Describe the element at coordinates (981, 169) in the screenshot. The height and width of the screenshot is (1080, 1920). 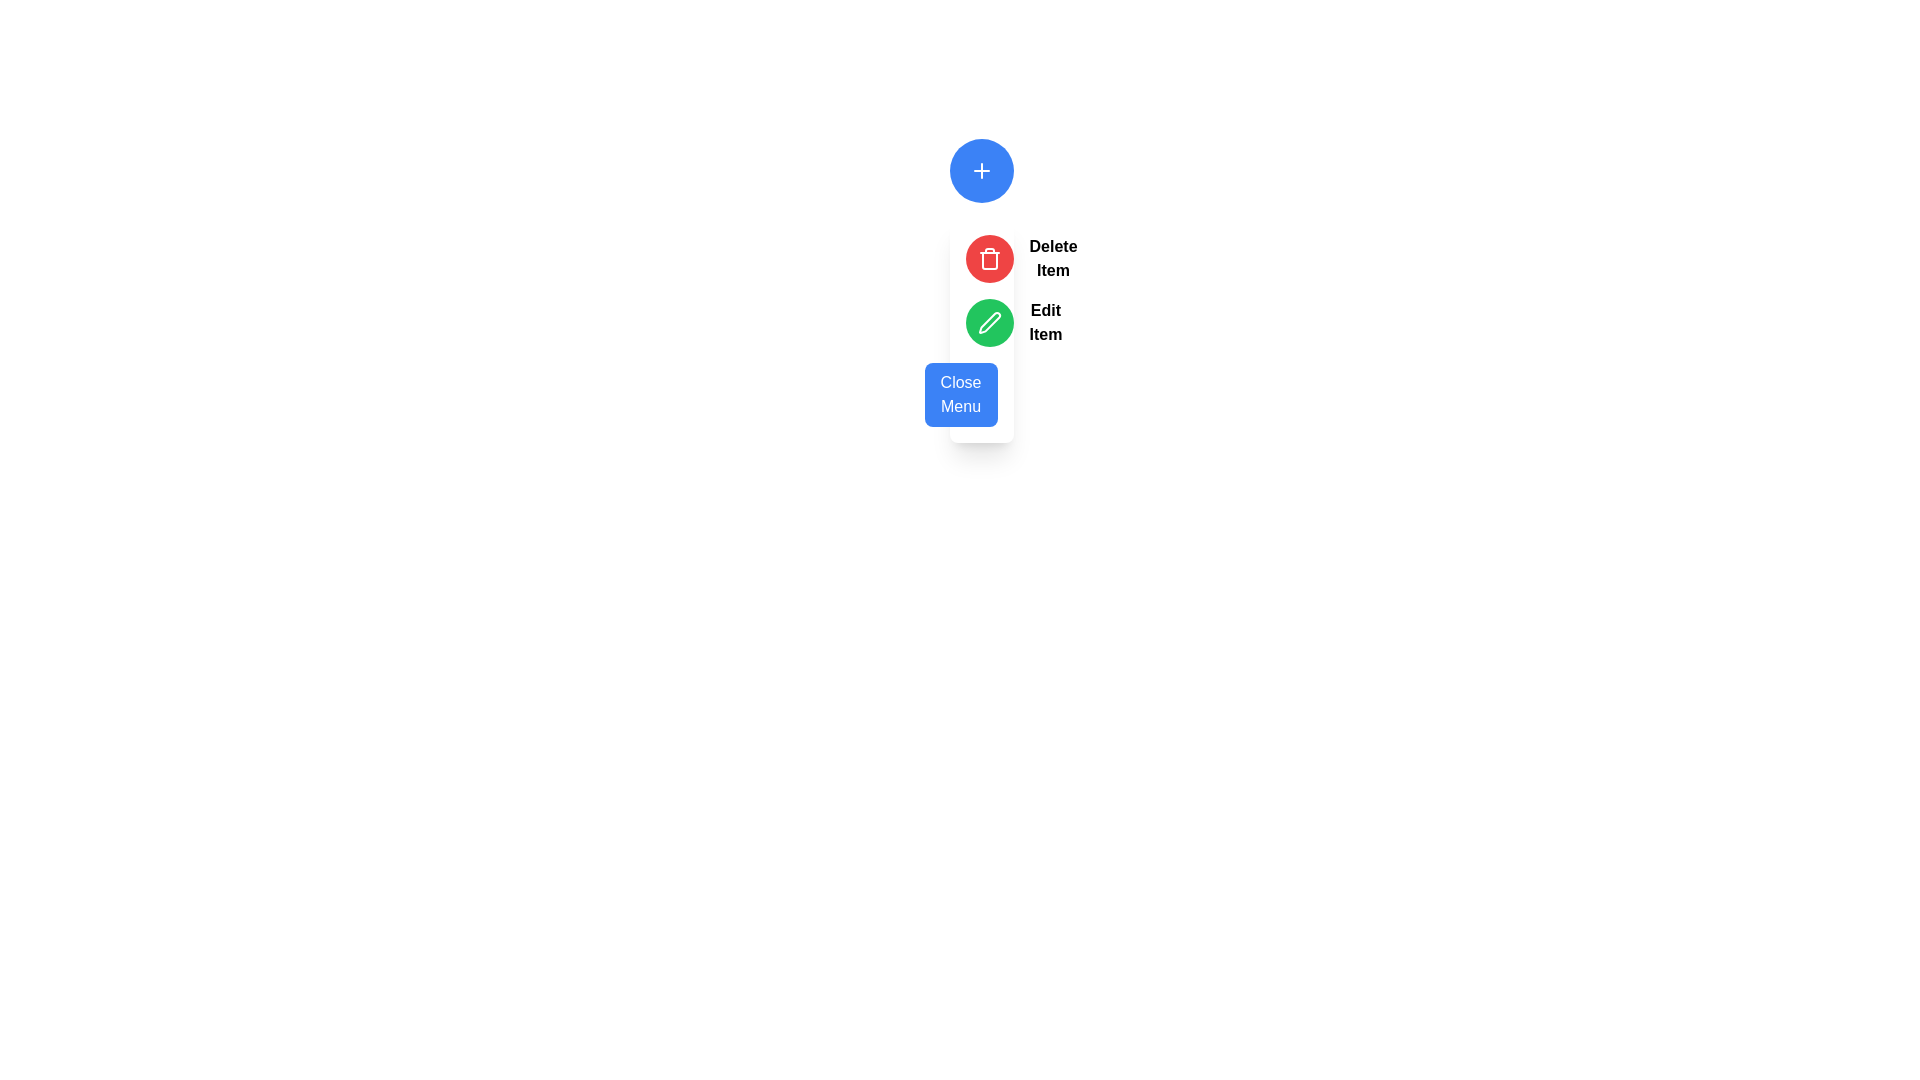
I see `the topmost button in the vertical stack` at that location.